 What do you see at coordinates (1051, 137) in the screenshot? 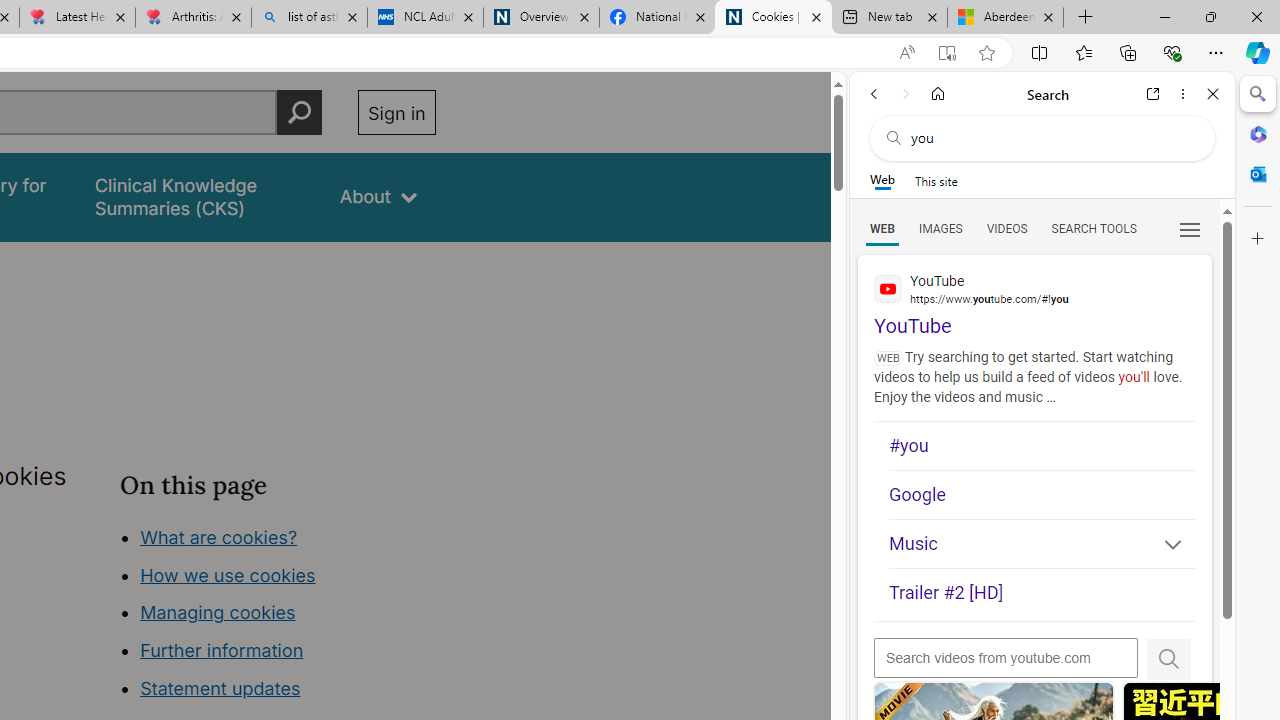
I see `'Search the web'` at bounding box center [1051, 137].